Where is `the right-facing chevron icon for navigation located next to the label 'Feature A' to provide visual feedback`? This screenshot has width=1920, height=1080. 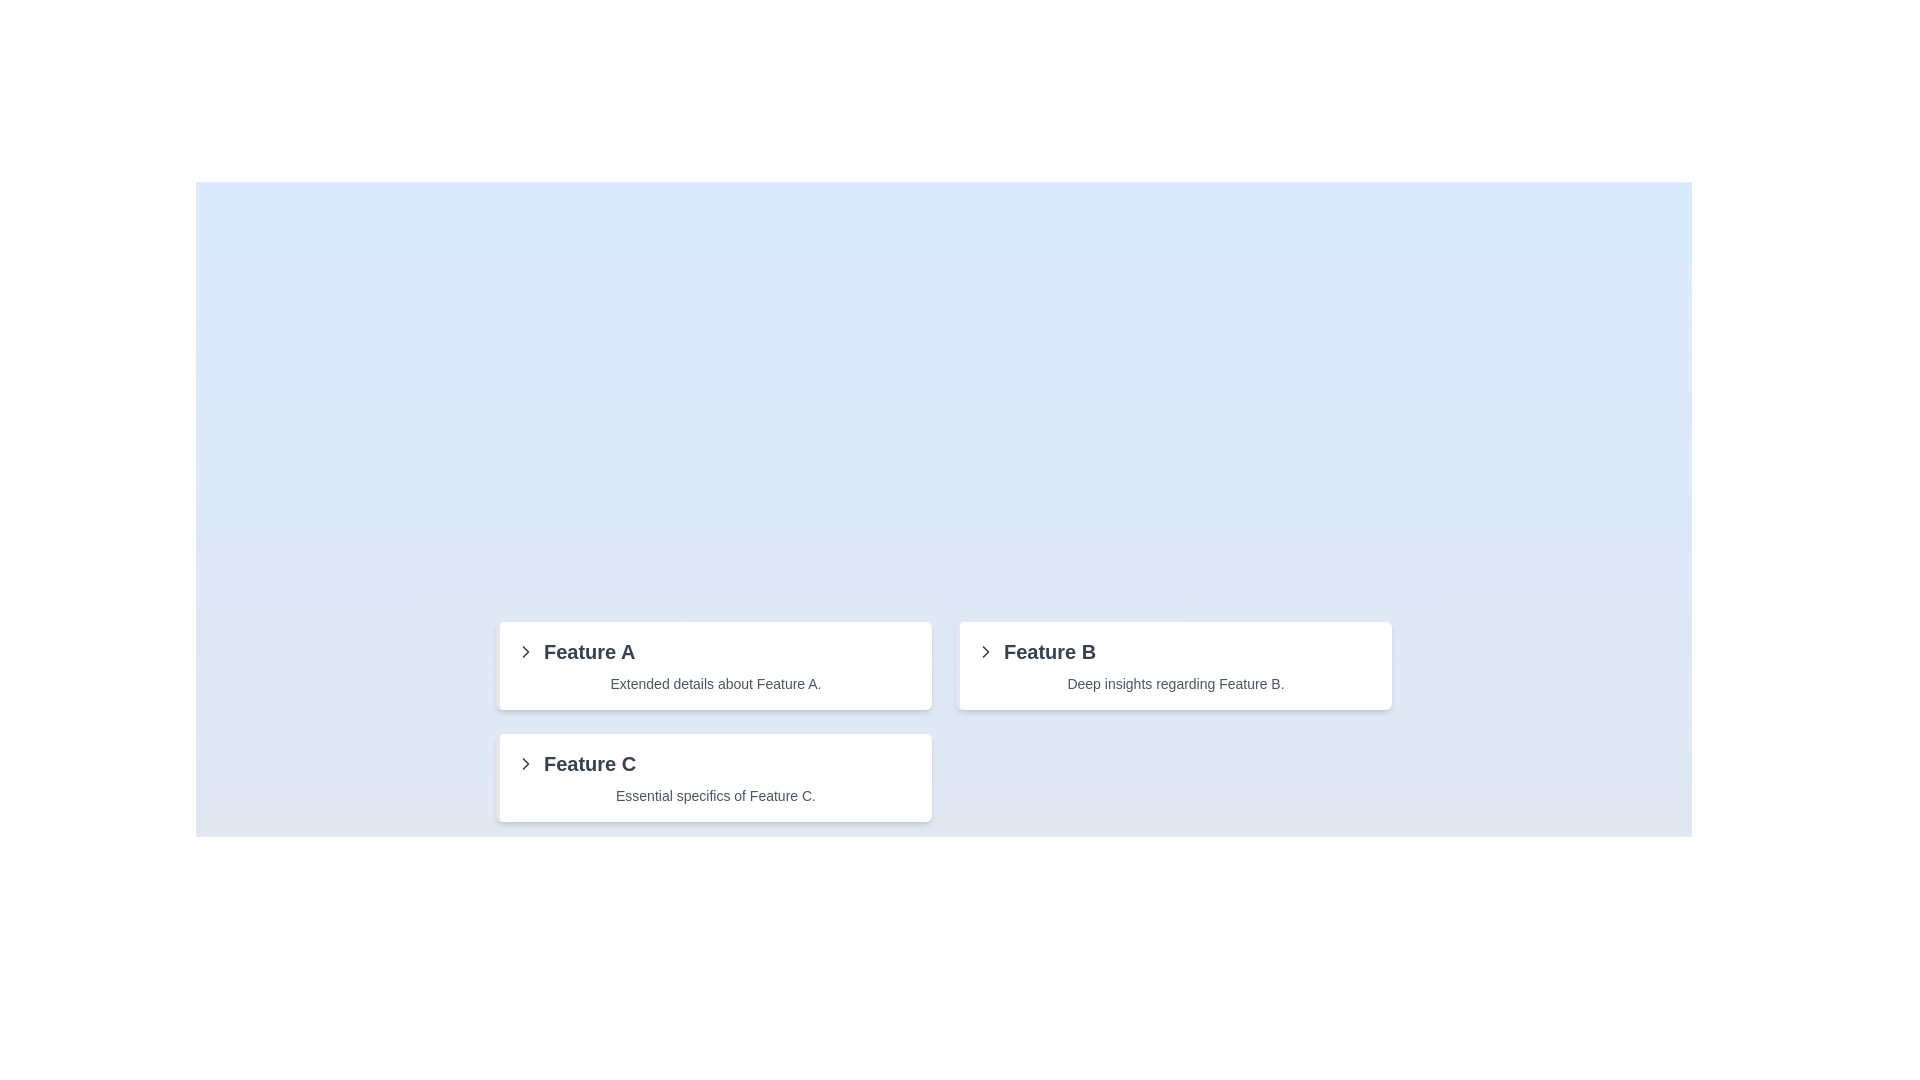
the right-facing chevron icon for navigation located next to the label 'Feature A' to provide visual feedback is located at coordinates (526, 763).